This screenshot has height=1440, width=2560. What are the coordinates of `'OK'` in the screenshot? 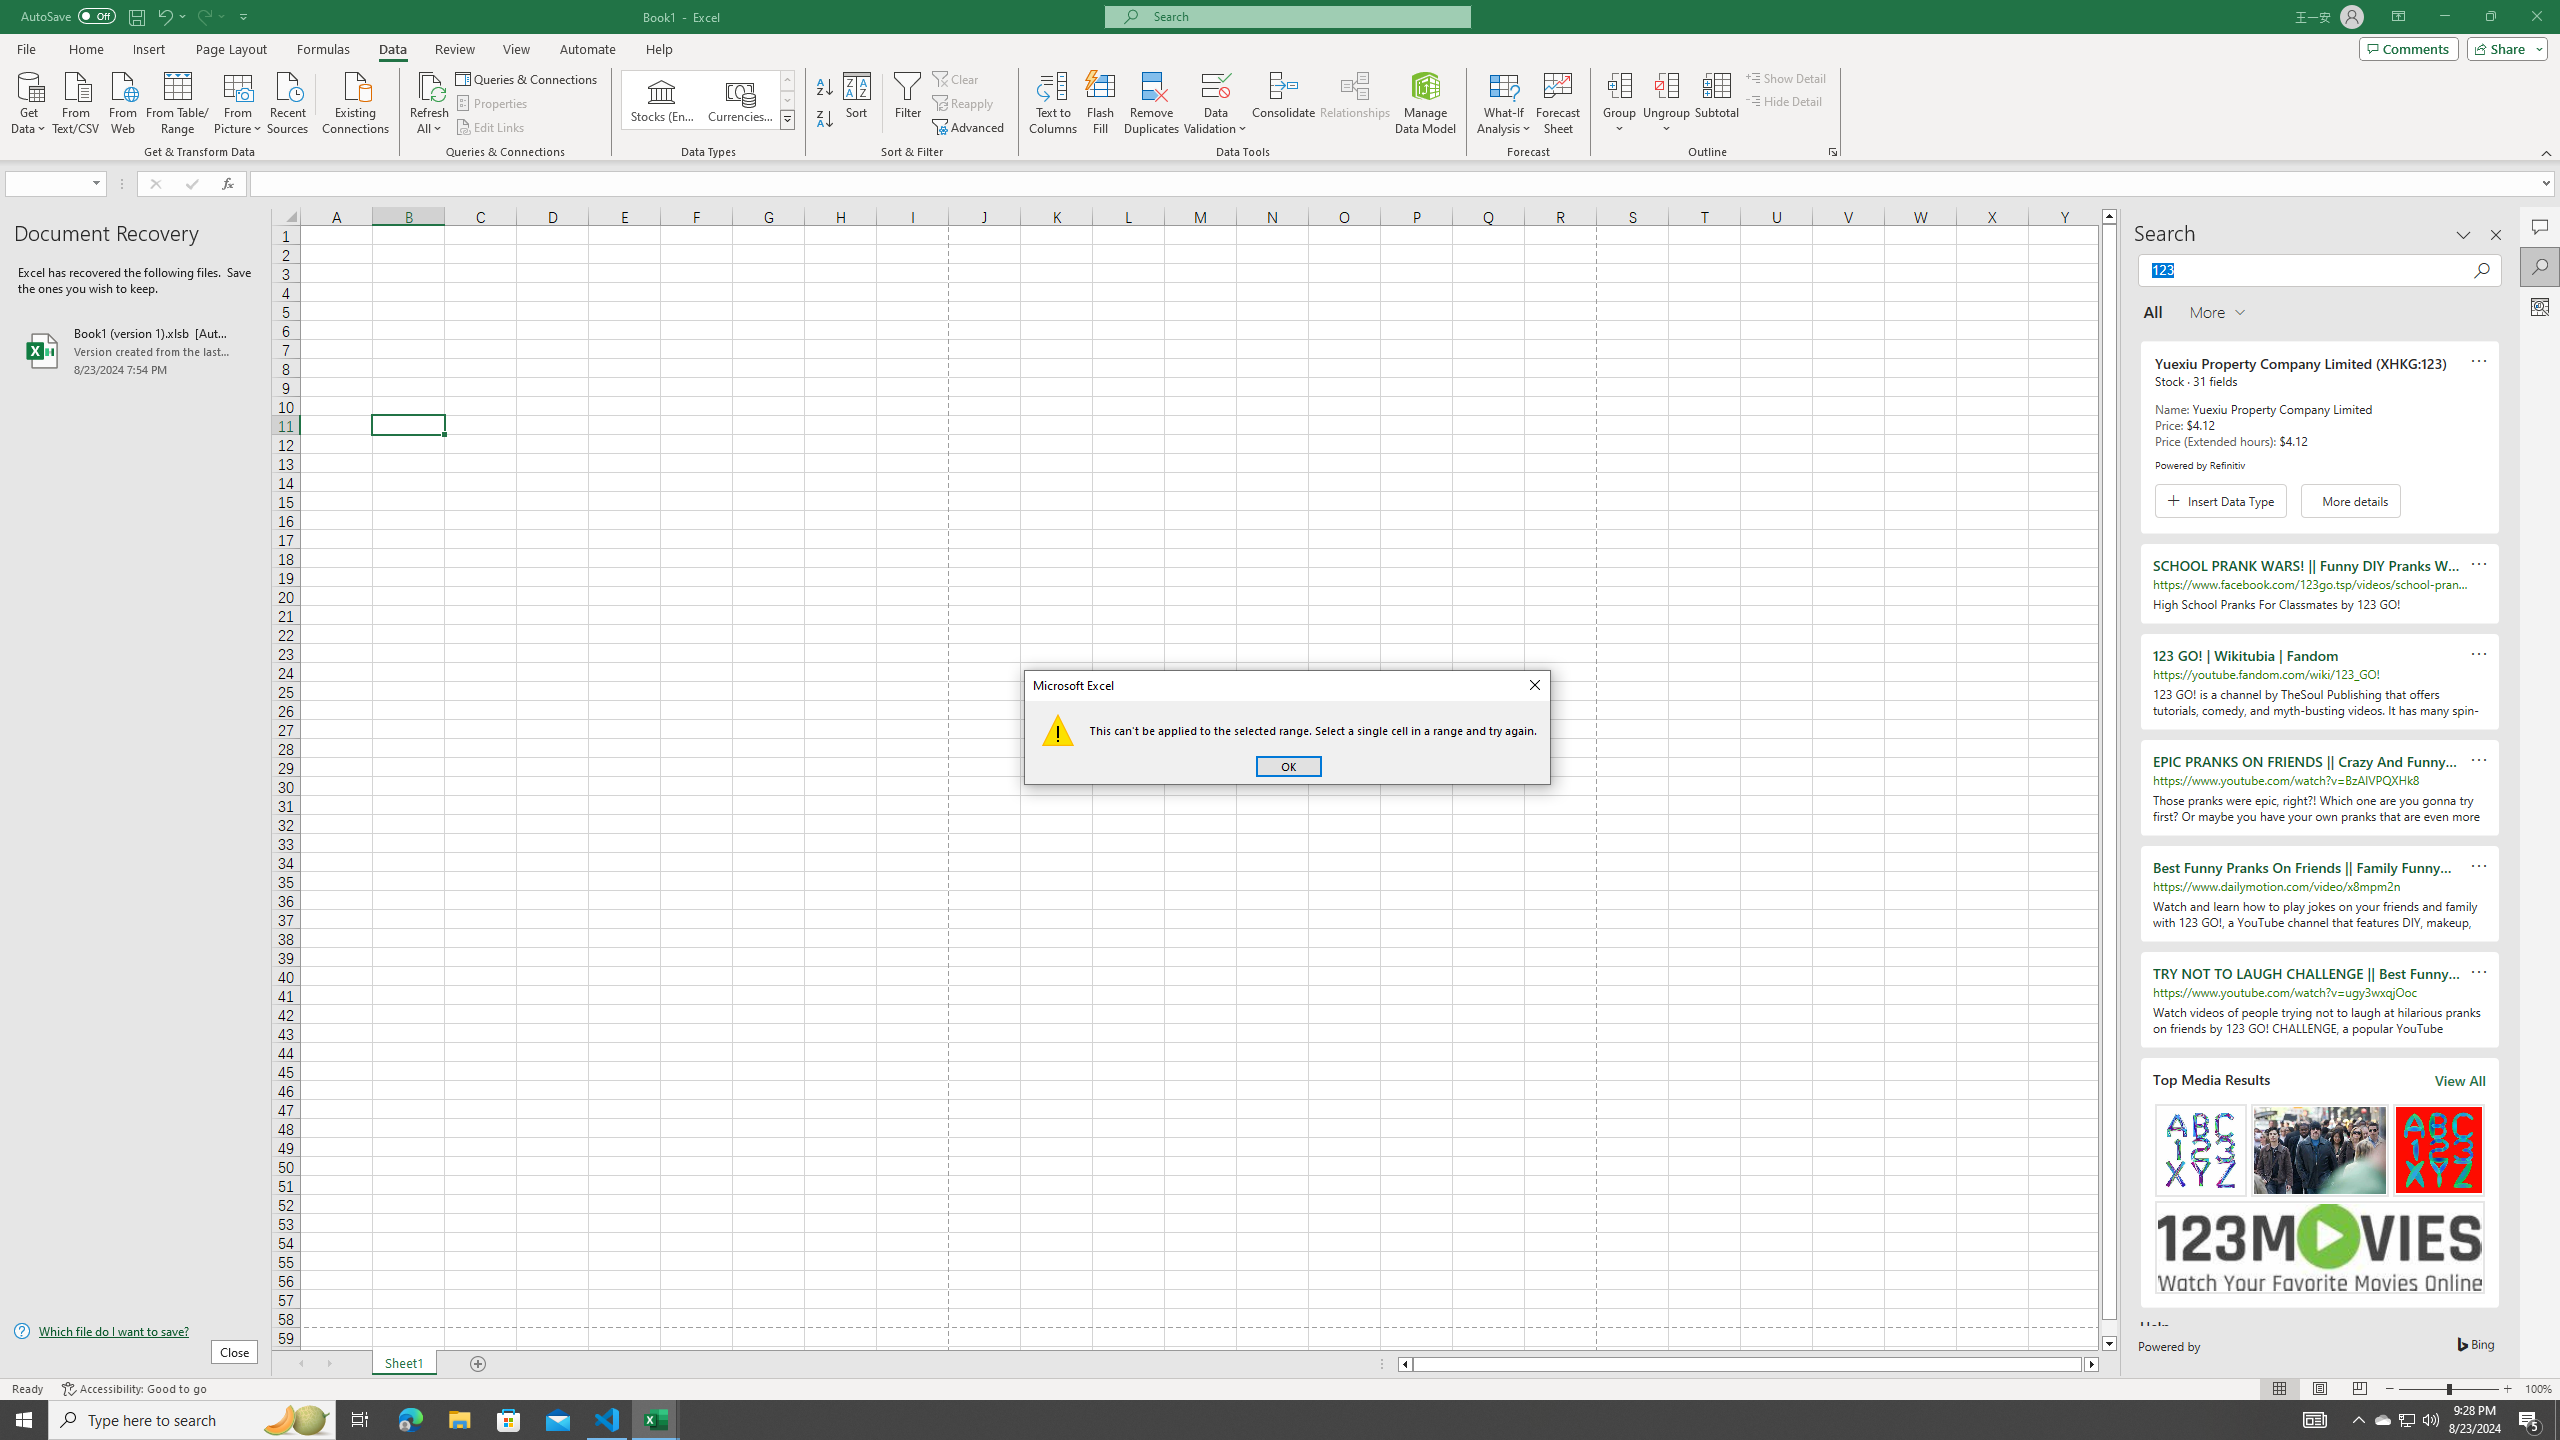 It's located at (1288, 765).